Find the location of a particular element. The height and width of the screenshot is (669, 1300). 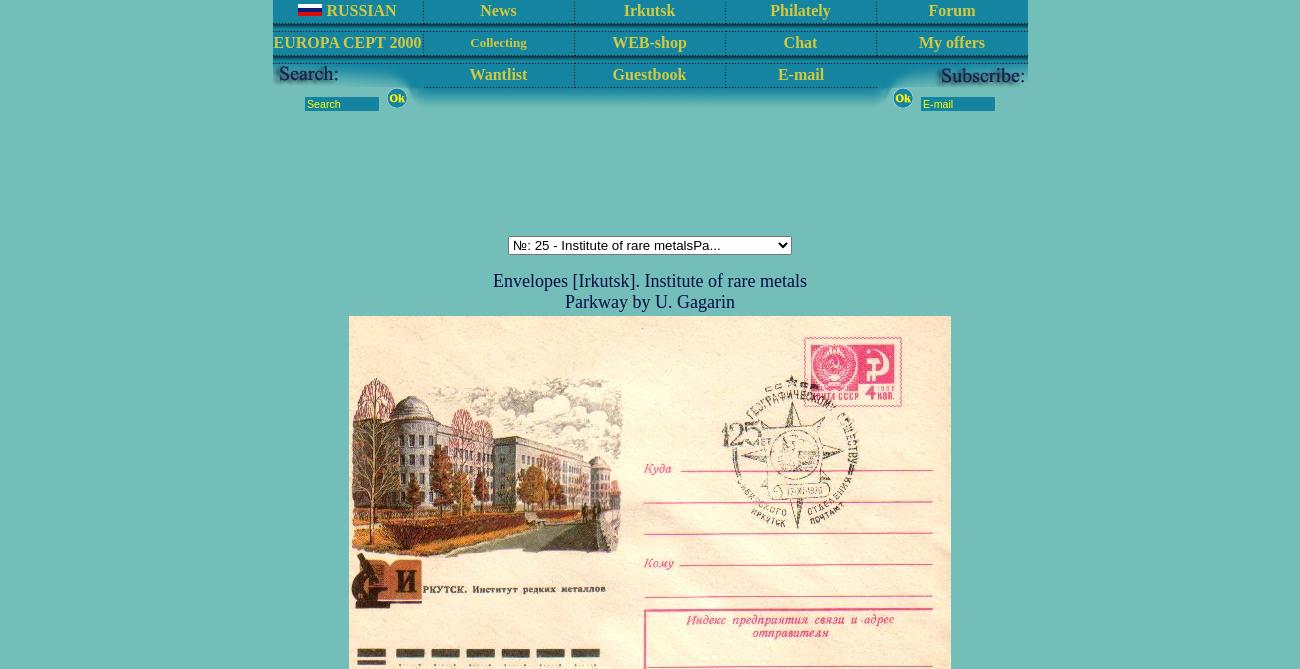

'Collecting' is located at coordinates (498, 41).